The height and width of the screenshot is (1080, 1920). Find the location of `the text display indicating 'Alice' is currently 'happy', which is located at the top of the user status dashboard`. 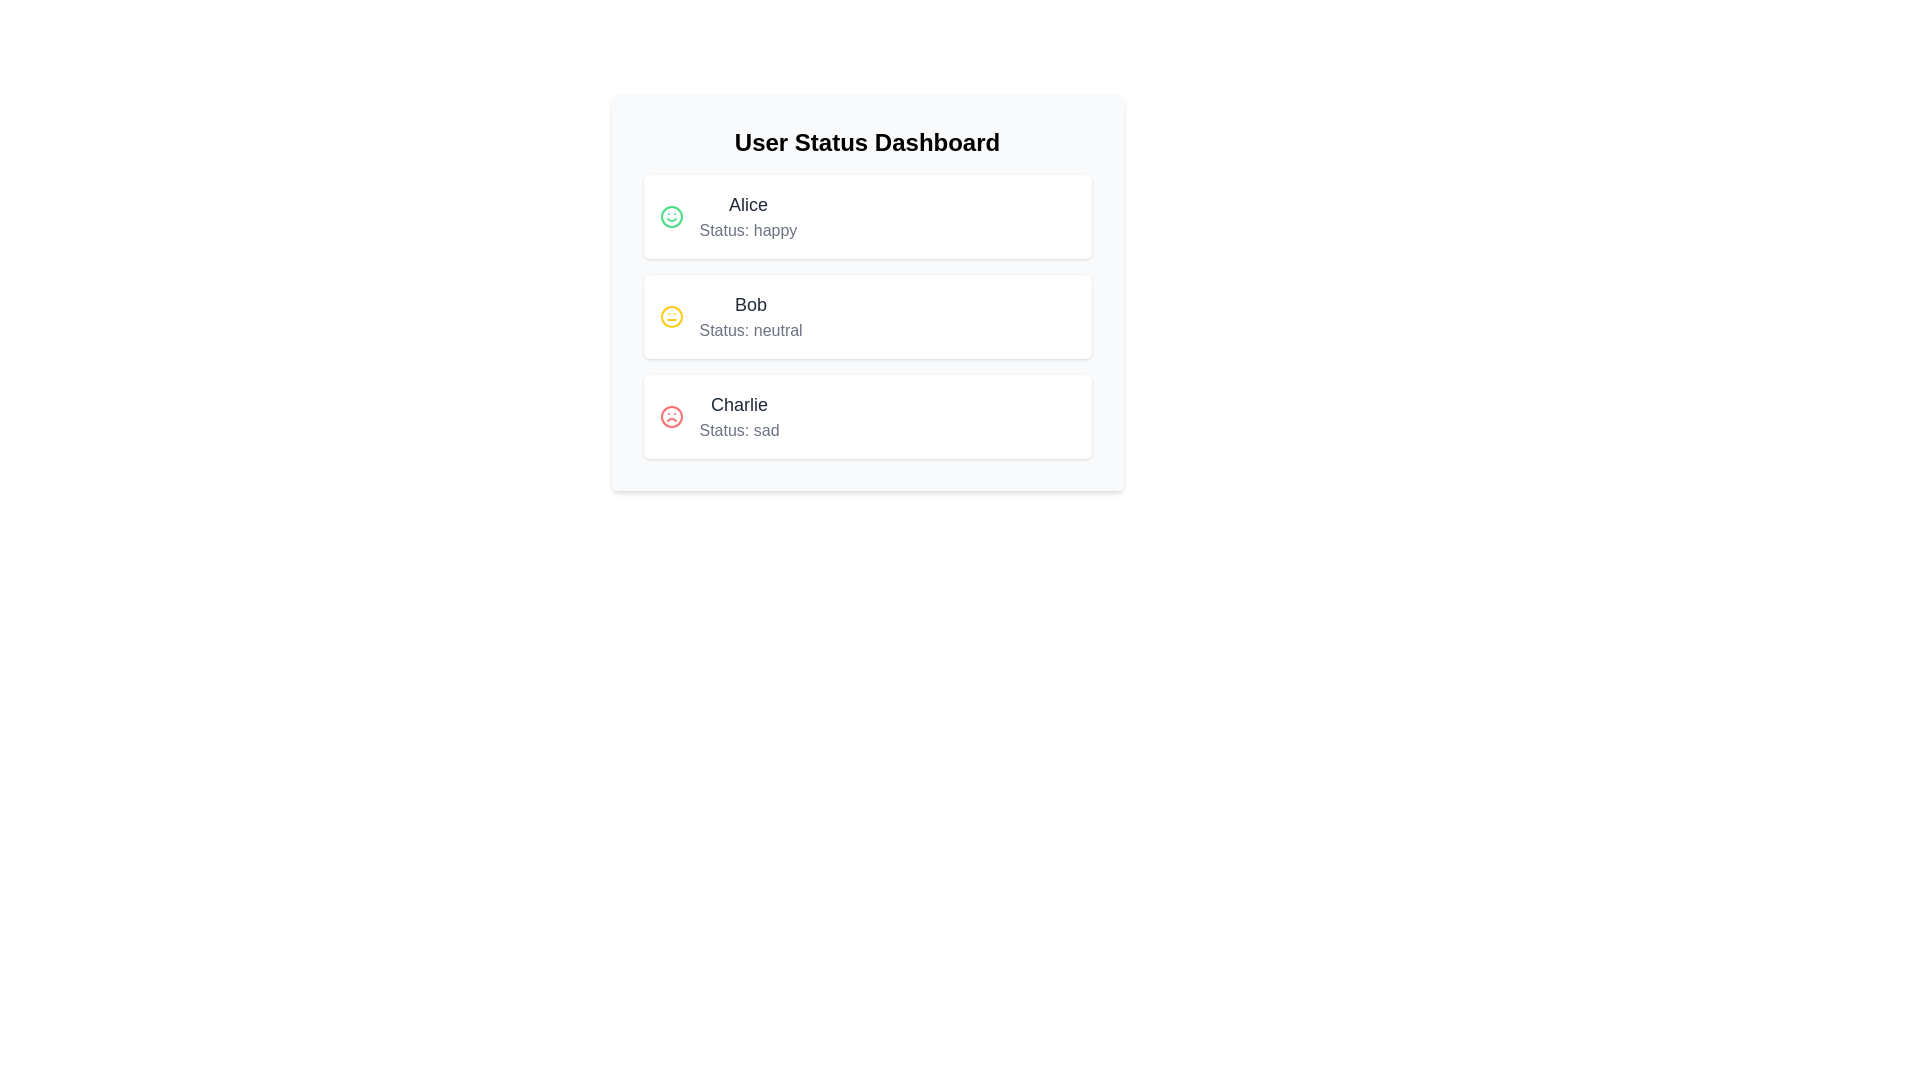

the text display indicating 'Alice' is currently 'happy', which is located at the top of the user status dashboard is located at coordinates (747, 216).